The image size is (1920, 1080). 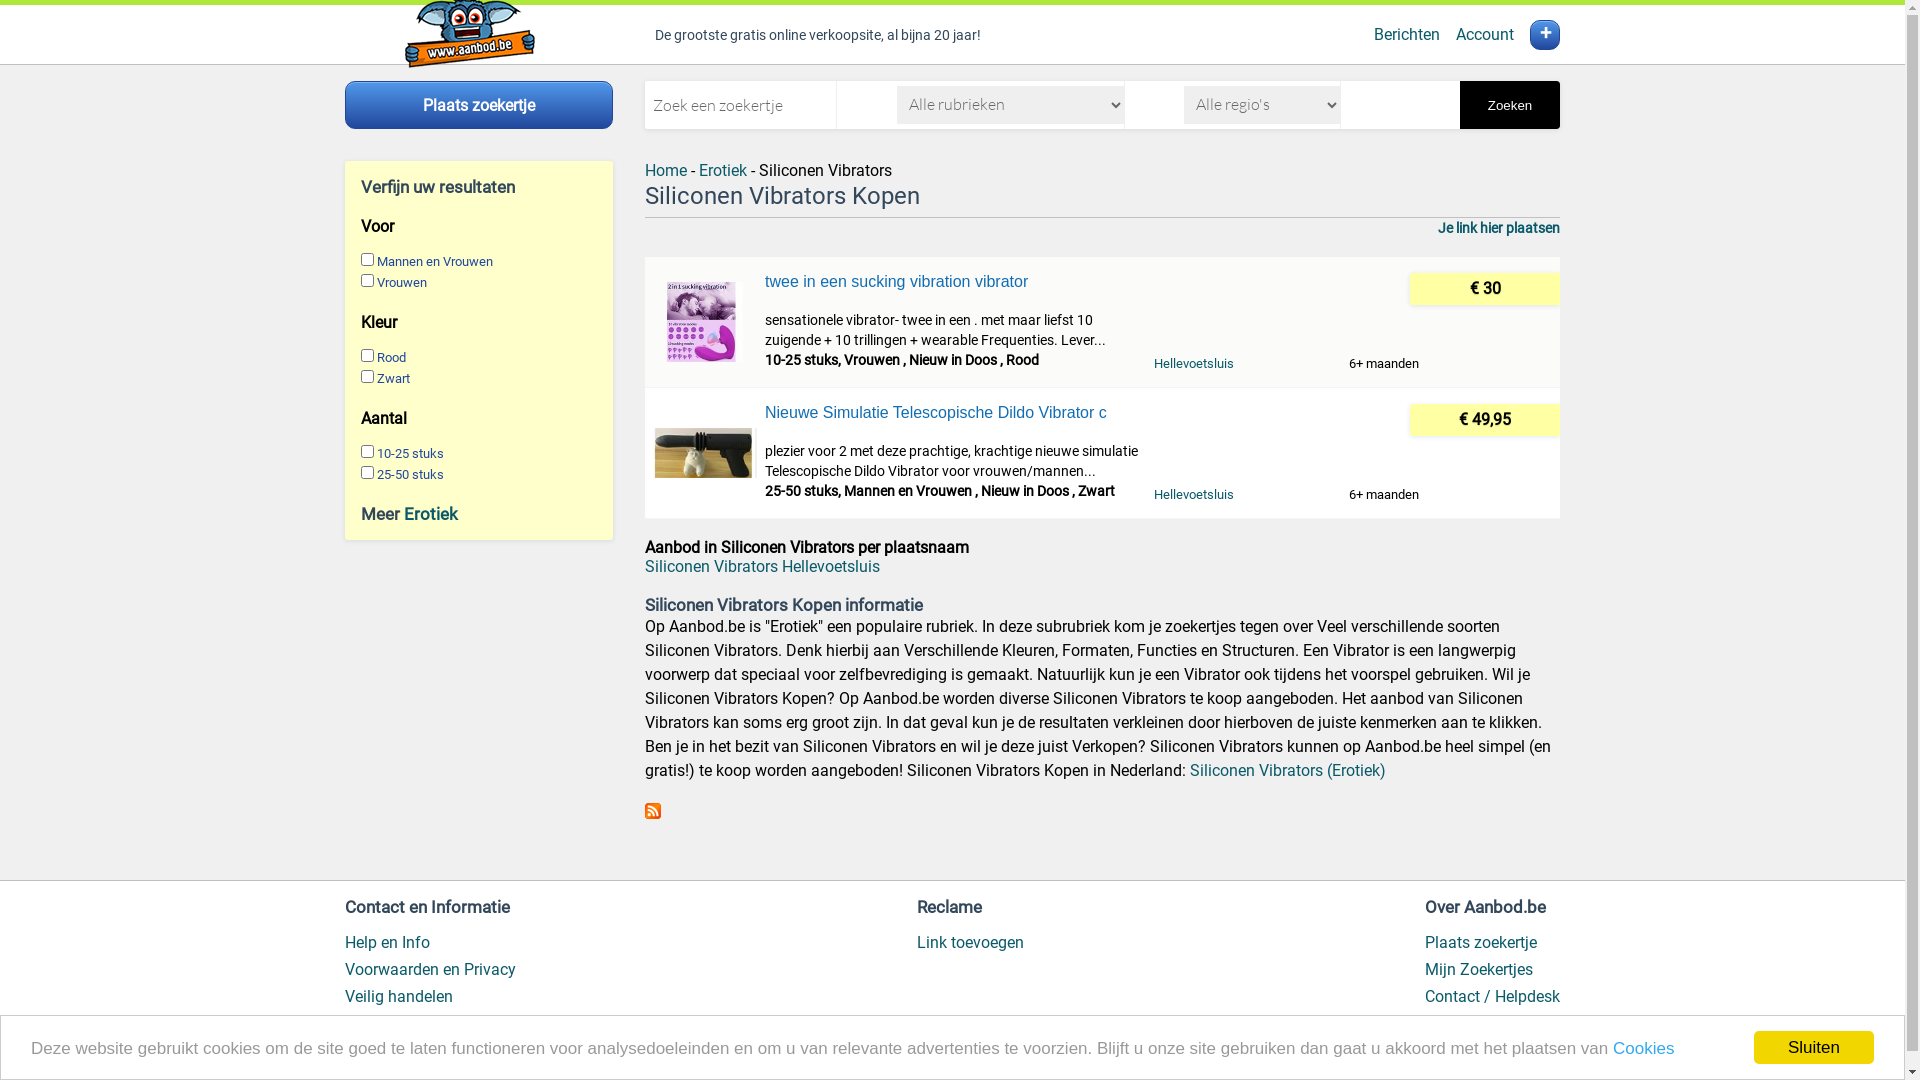 What do you see at coordinates (389, 1023) in the screenshot?
I see `'Cookiebeleid'` at bounding box center [389, 1023].